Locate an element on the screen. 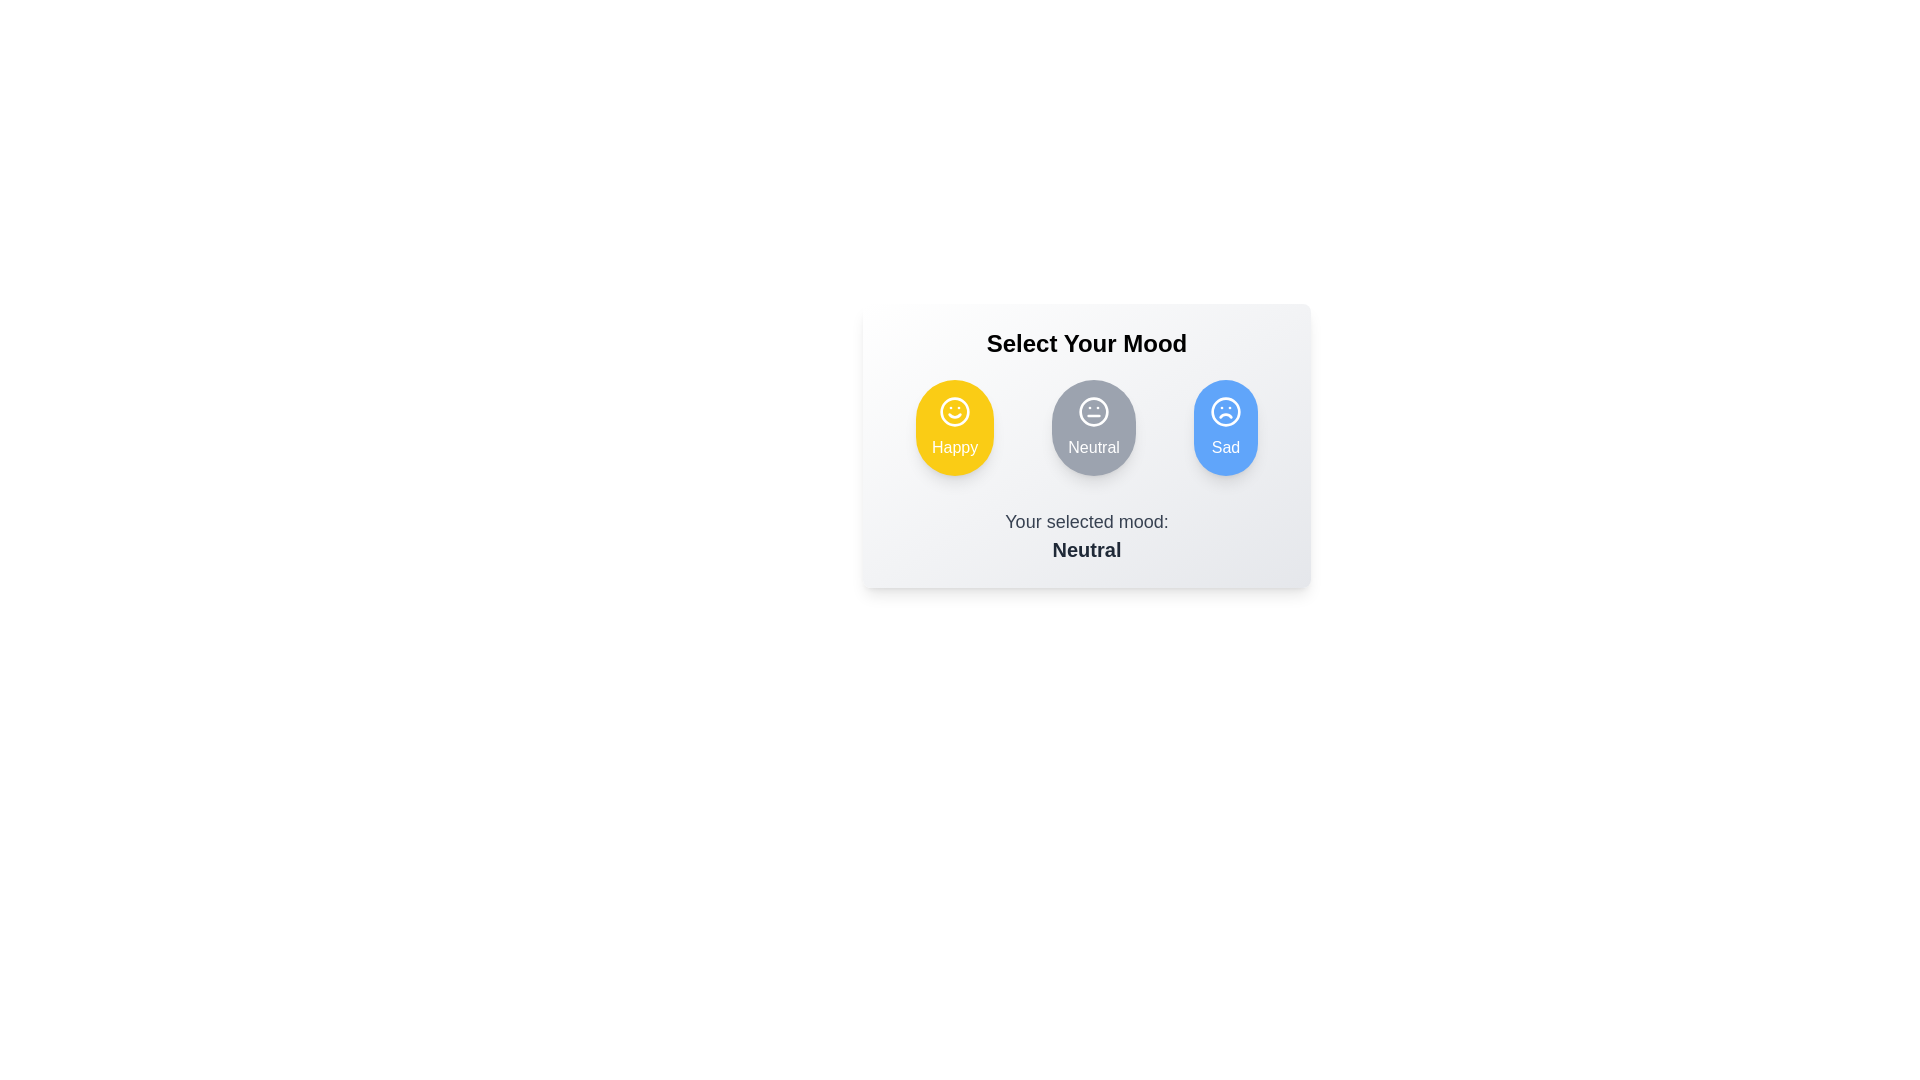 The image size is (1920, 1080). the circular outline in the 'Neutral' mood icon, which is part of the visual design representing a neutral emotional state is located at coordinates (1093, 411).